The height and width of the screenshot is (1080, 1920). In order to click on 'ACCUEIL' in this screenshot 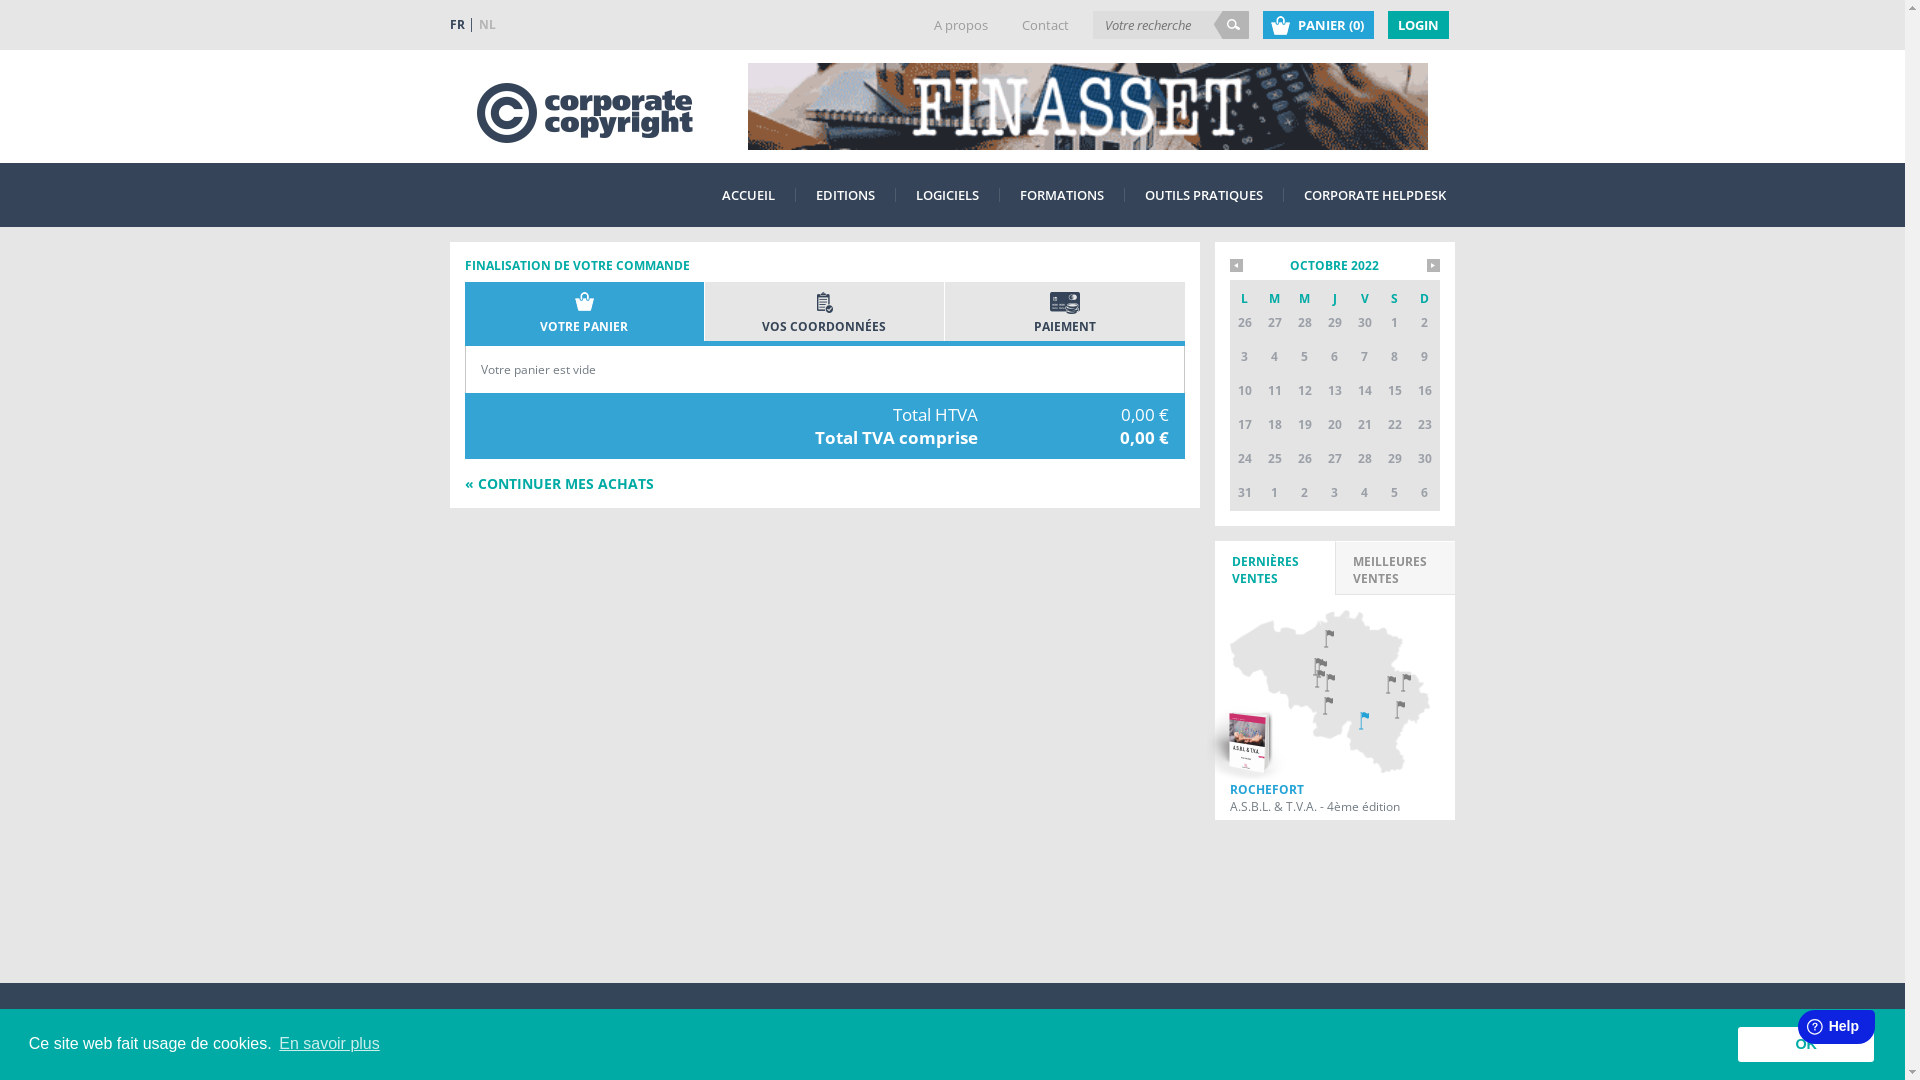, I will do `click(747, 195)`.